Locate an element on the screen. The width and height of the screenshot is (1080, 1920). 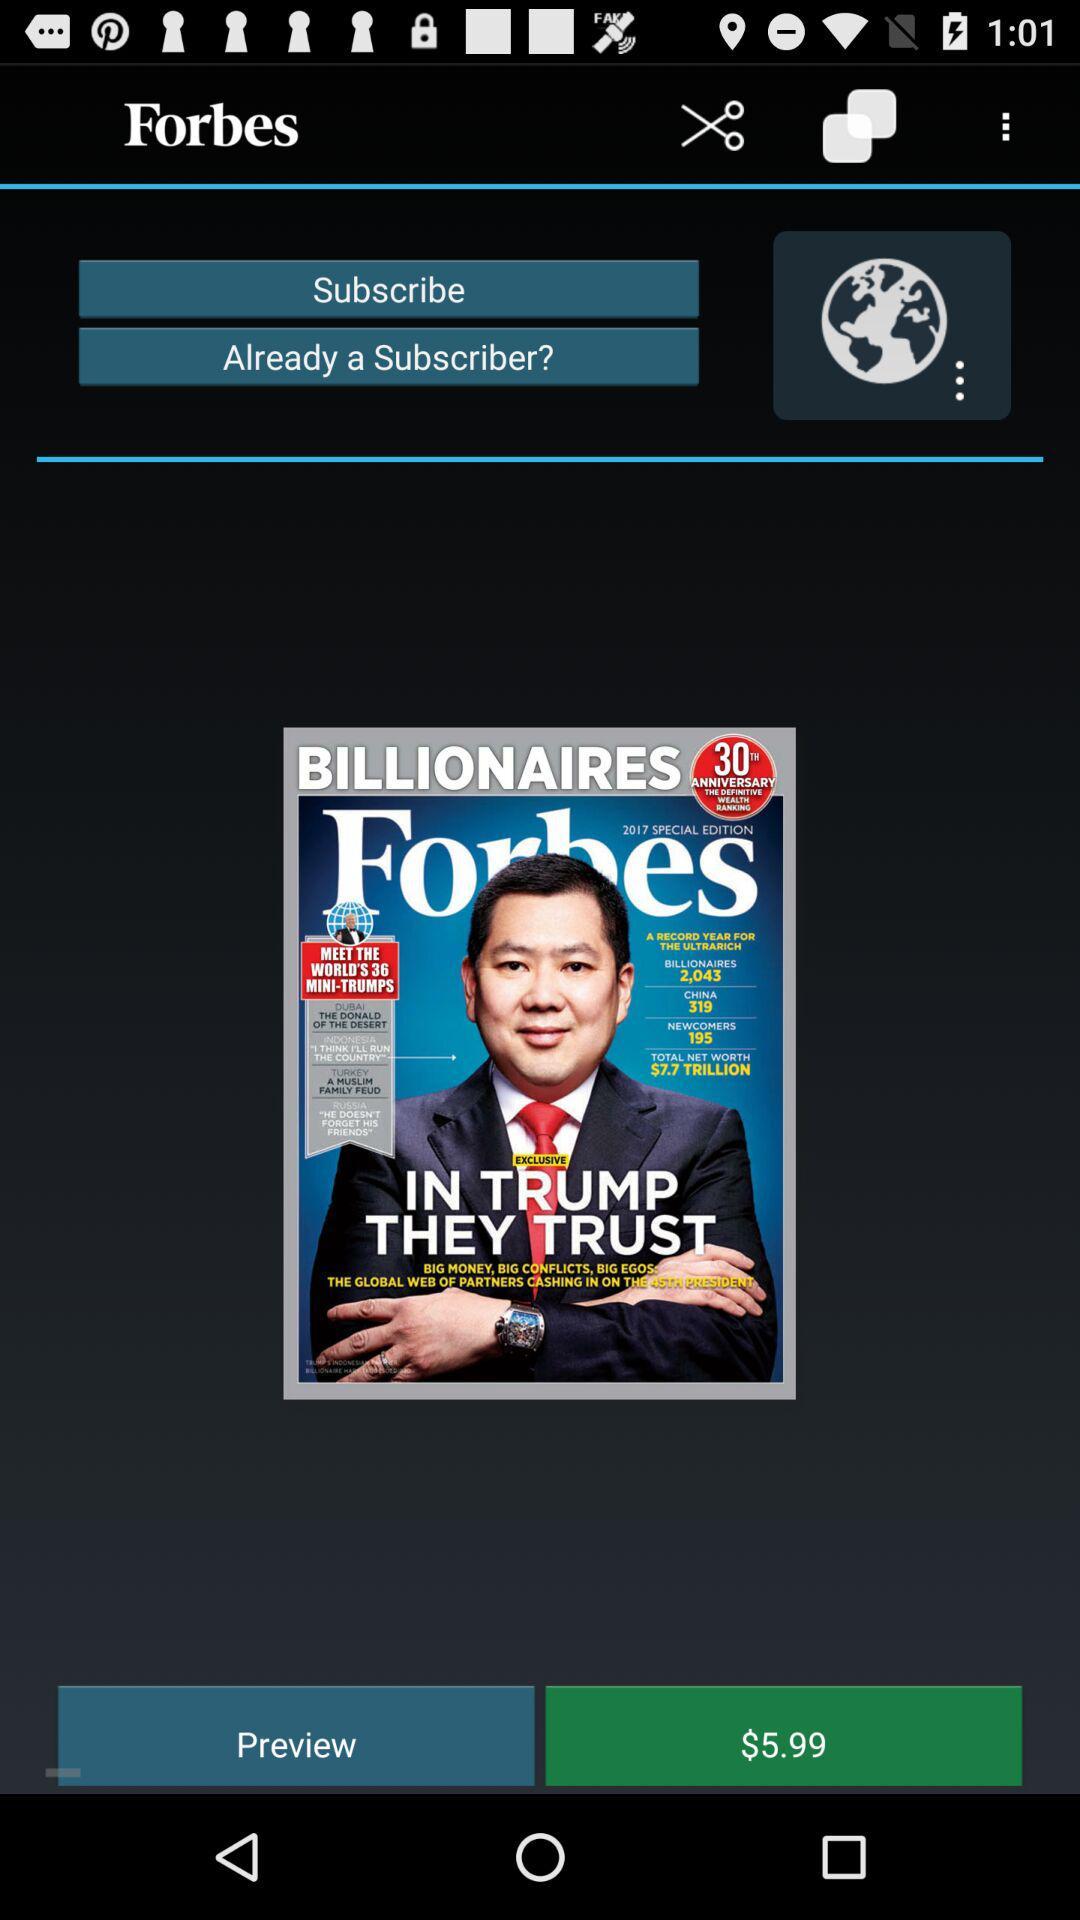
copy content is located at coordinates (858, 124).